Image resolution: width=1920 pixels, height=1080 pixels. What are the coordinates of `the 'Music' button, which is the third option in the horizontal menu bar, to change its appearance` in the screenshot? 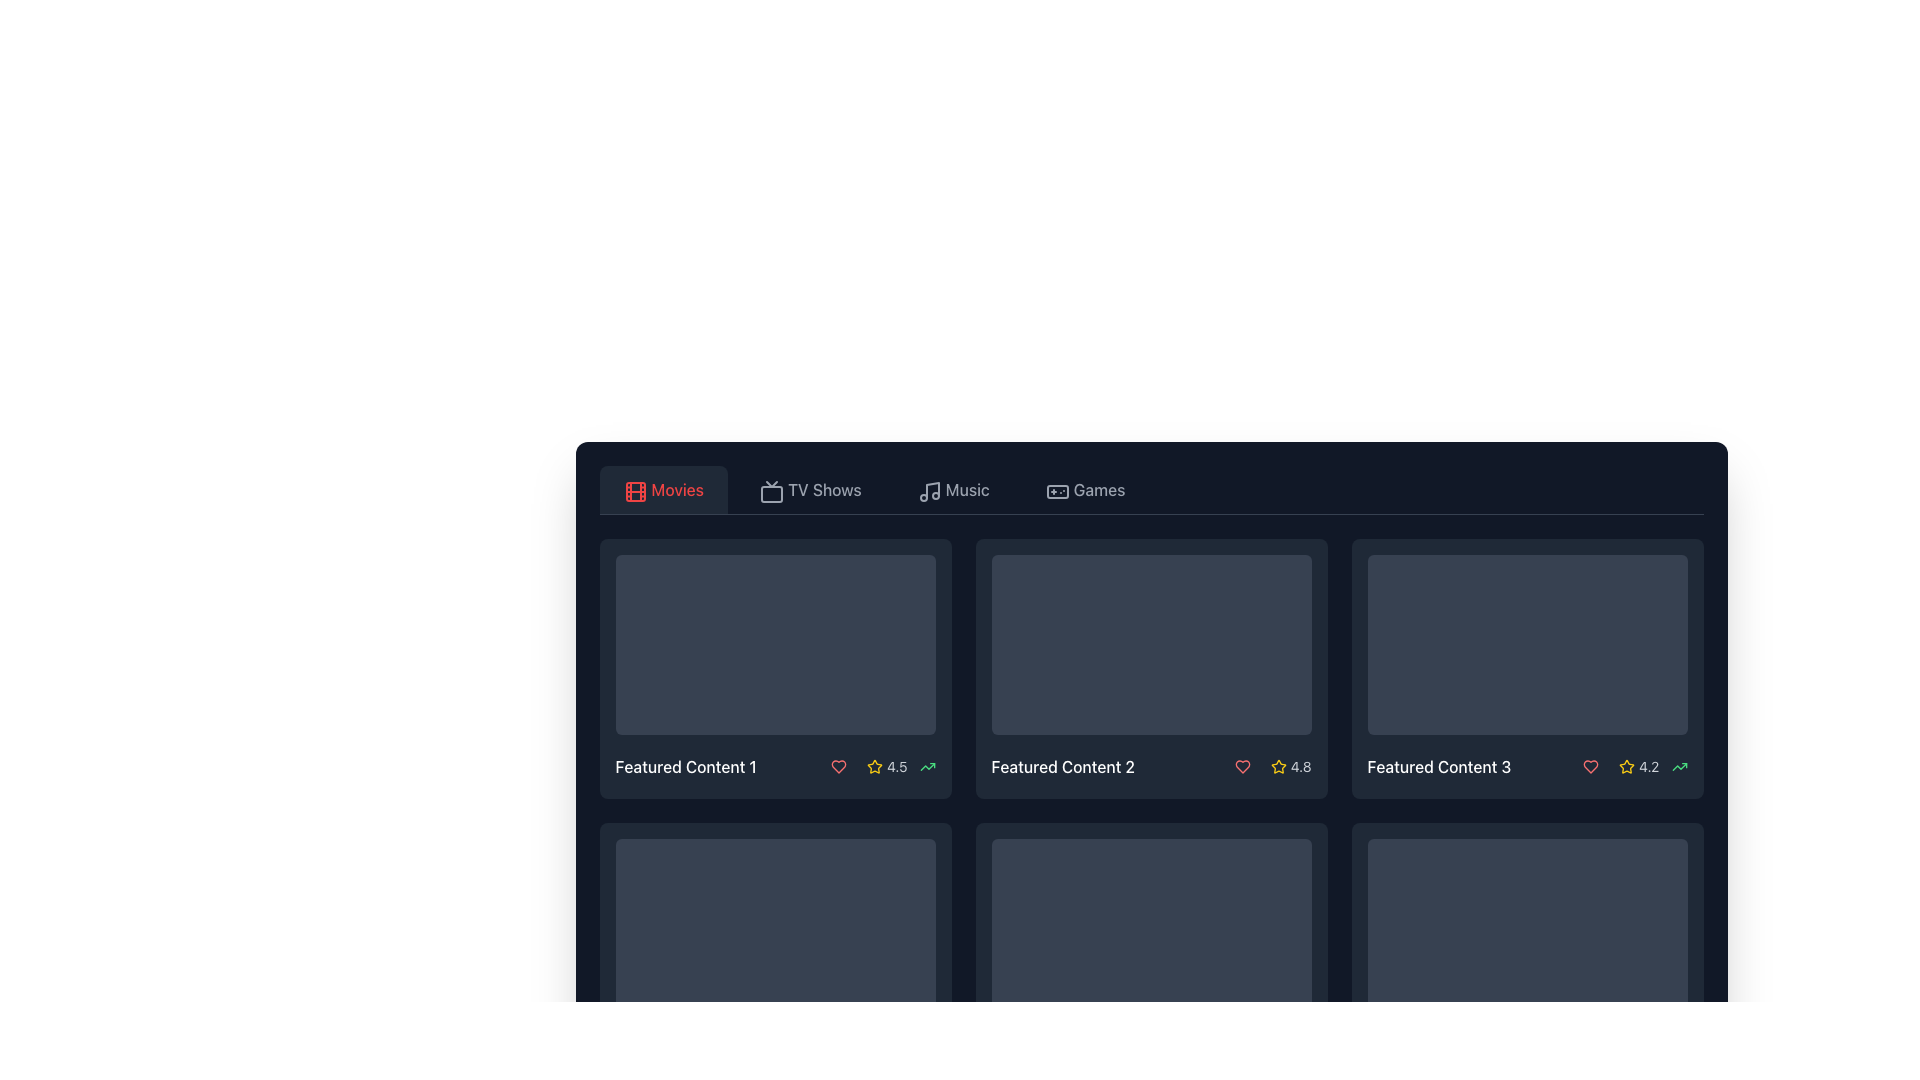 It's located at (952, 489).